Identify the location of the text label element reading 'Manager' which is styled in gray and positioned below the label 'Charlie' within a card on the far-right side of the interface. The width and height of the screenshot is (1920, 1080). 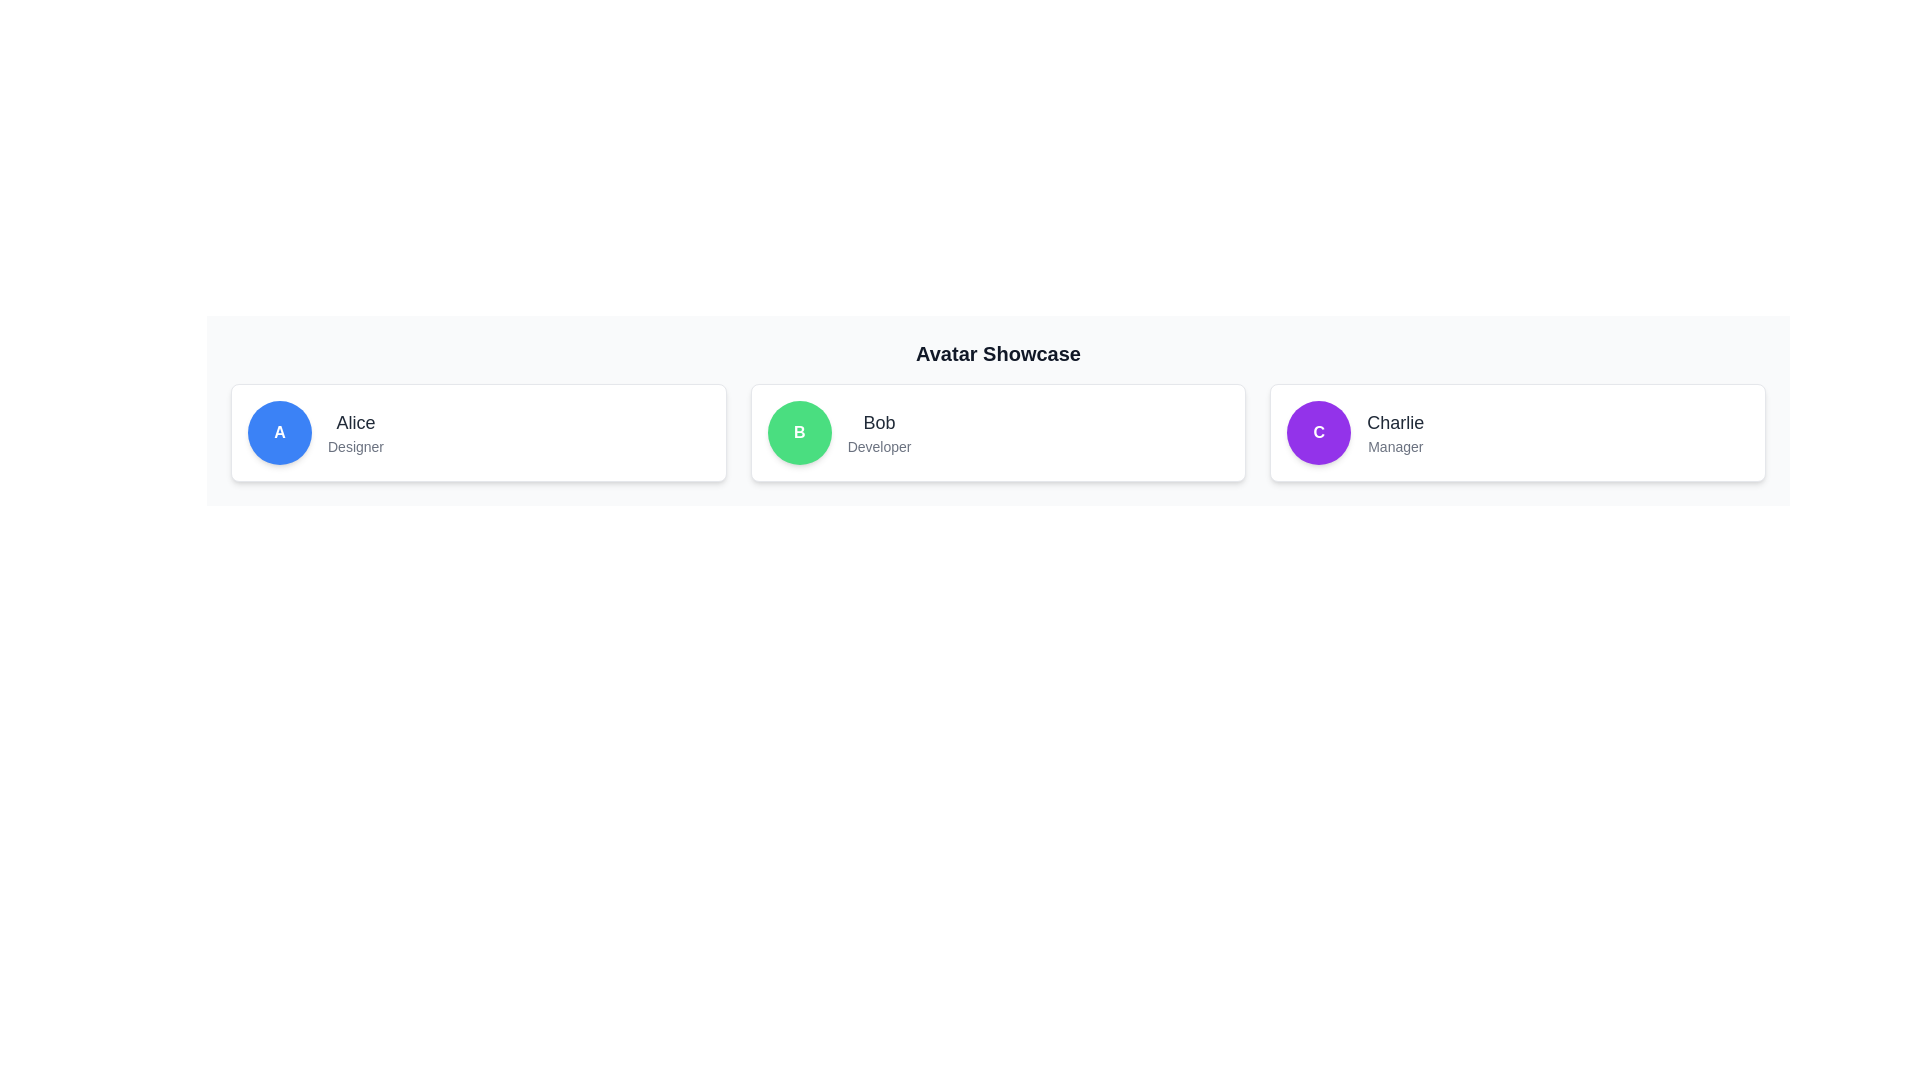
(1394, 446).